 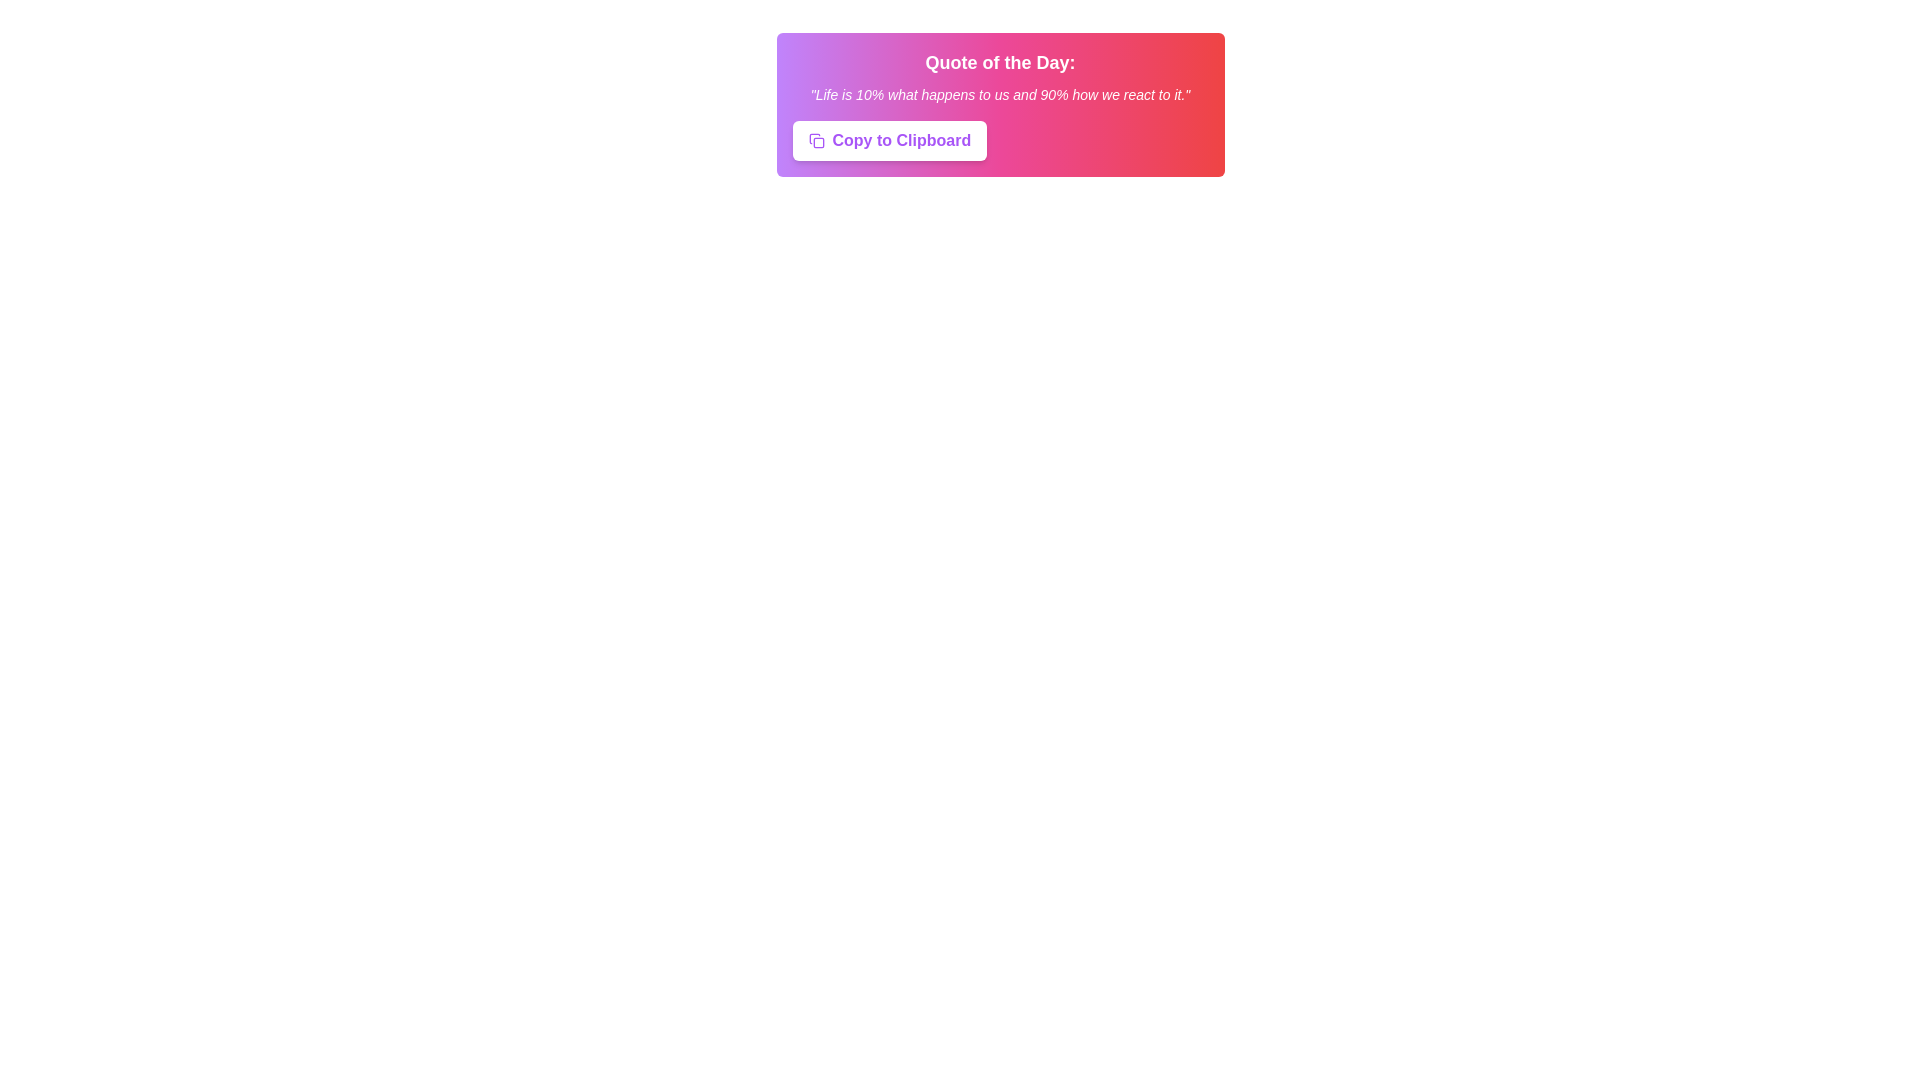 What do you see at coordinates (816, 140) in the screenshot?
I see `the small purple outline icon resembling two overlapping copies, located to the left of the 'Copy to Clipboard' button` at bounding box center [816, 140].